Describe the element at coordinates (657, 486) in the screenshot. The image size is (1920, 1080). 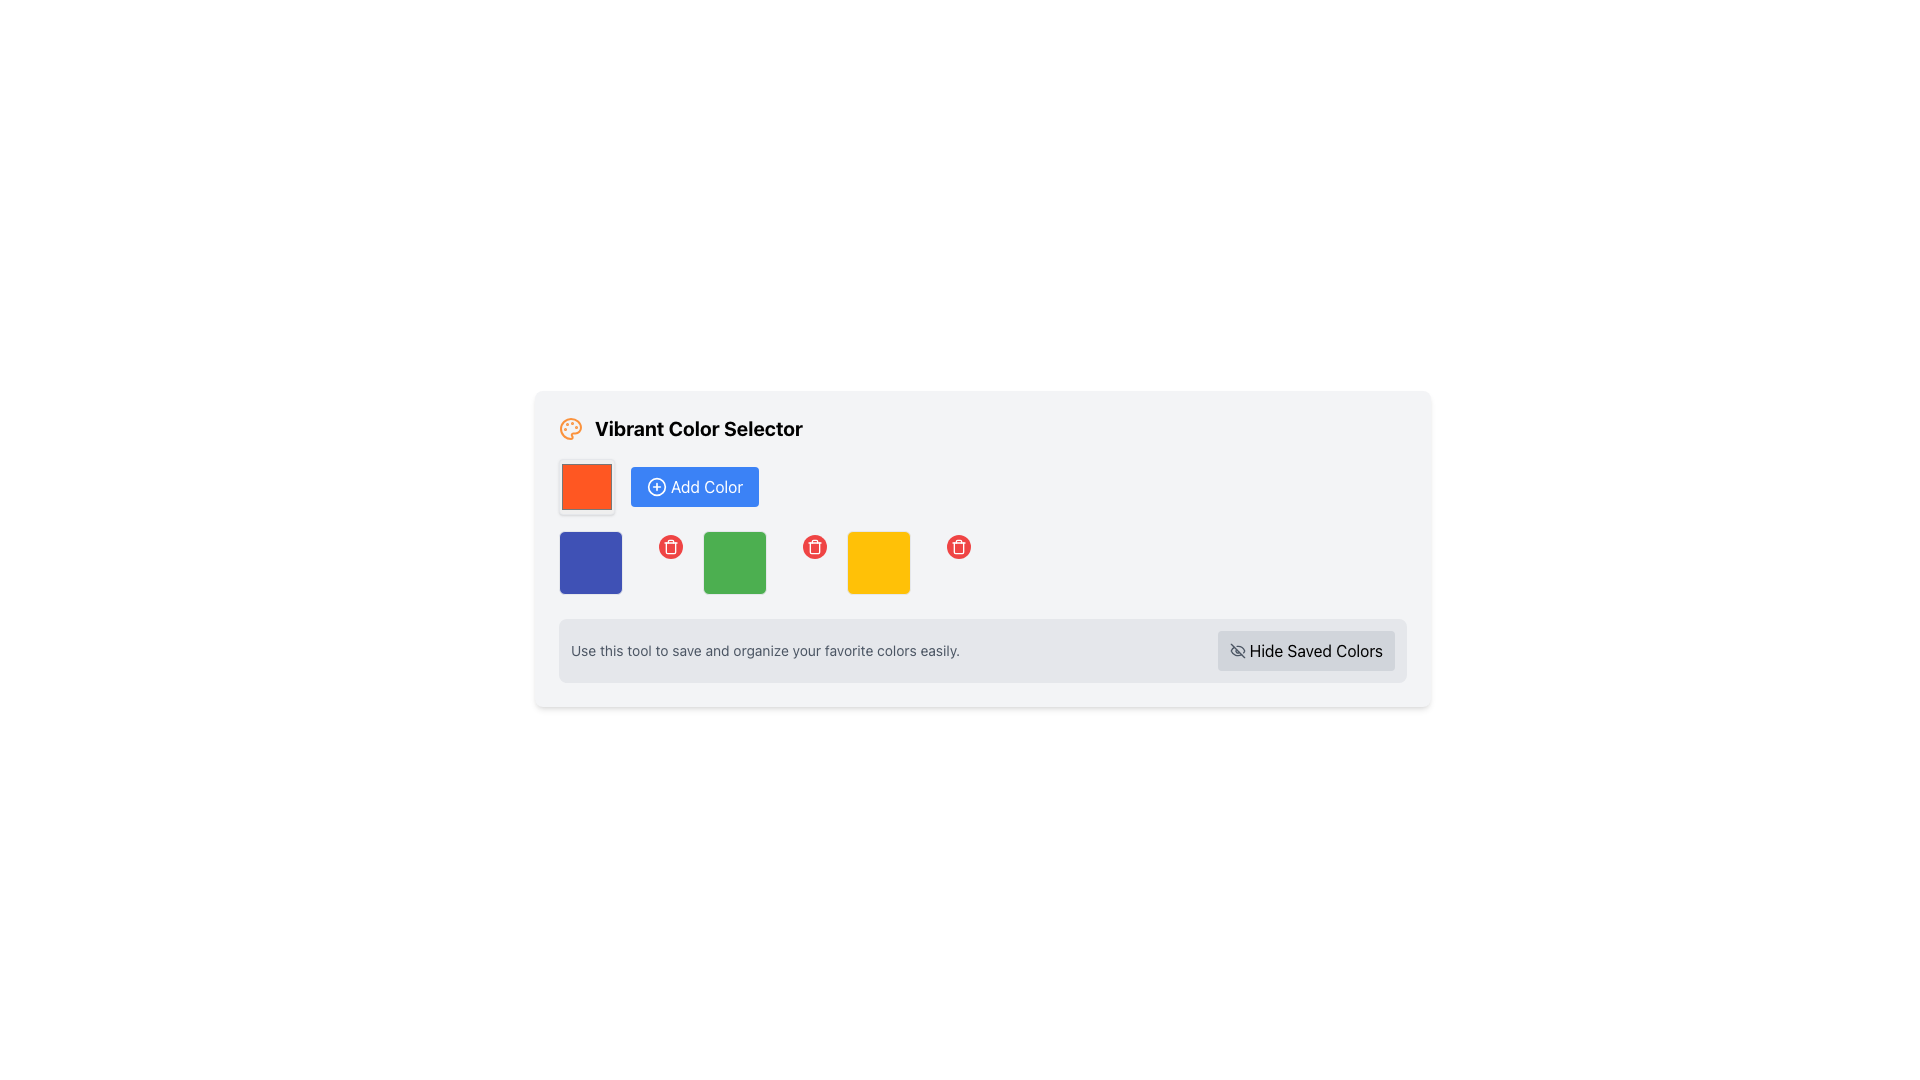
I see `SVG Circle element that visually represents the plus icon within the Add Color button` at that location.